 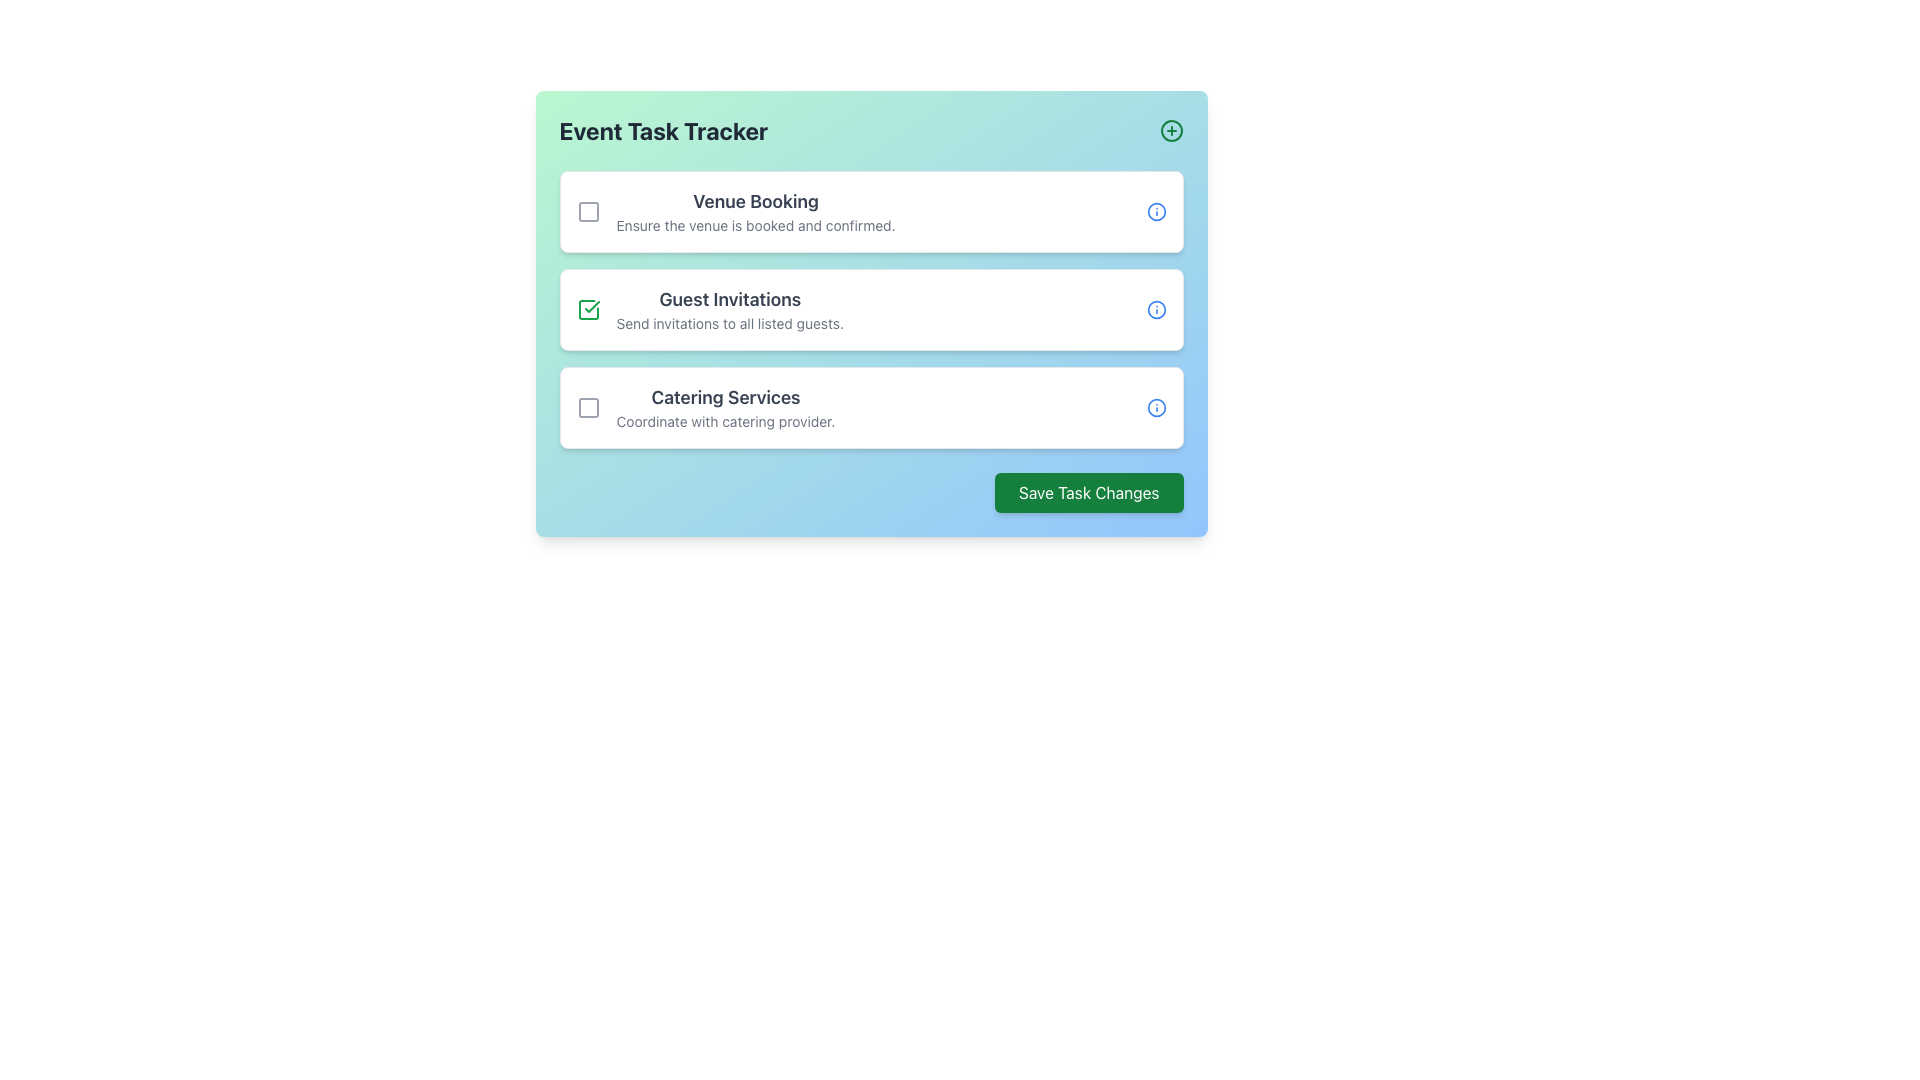 What do you see at coordinates (729, 309) in the screenshot?
I see `the text label that describes the second task item in the vertically arranged task list, positioned between 'Venue Booking' and 'Catering Services'` at bounding box center [729, 309].